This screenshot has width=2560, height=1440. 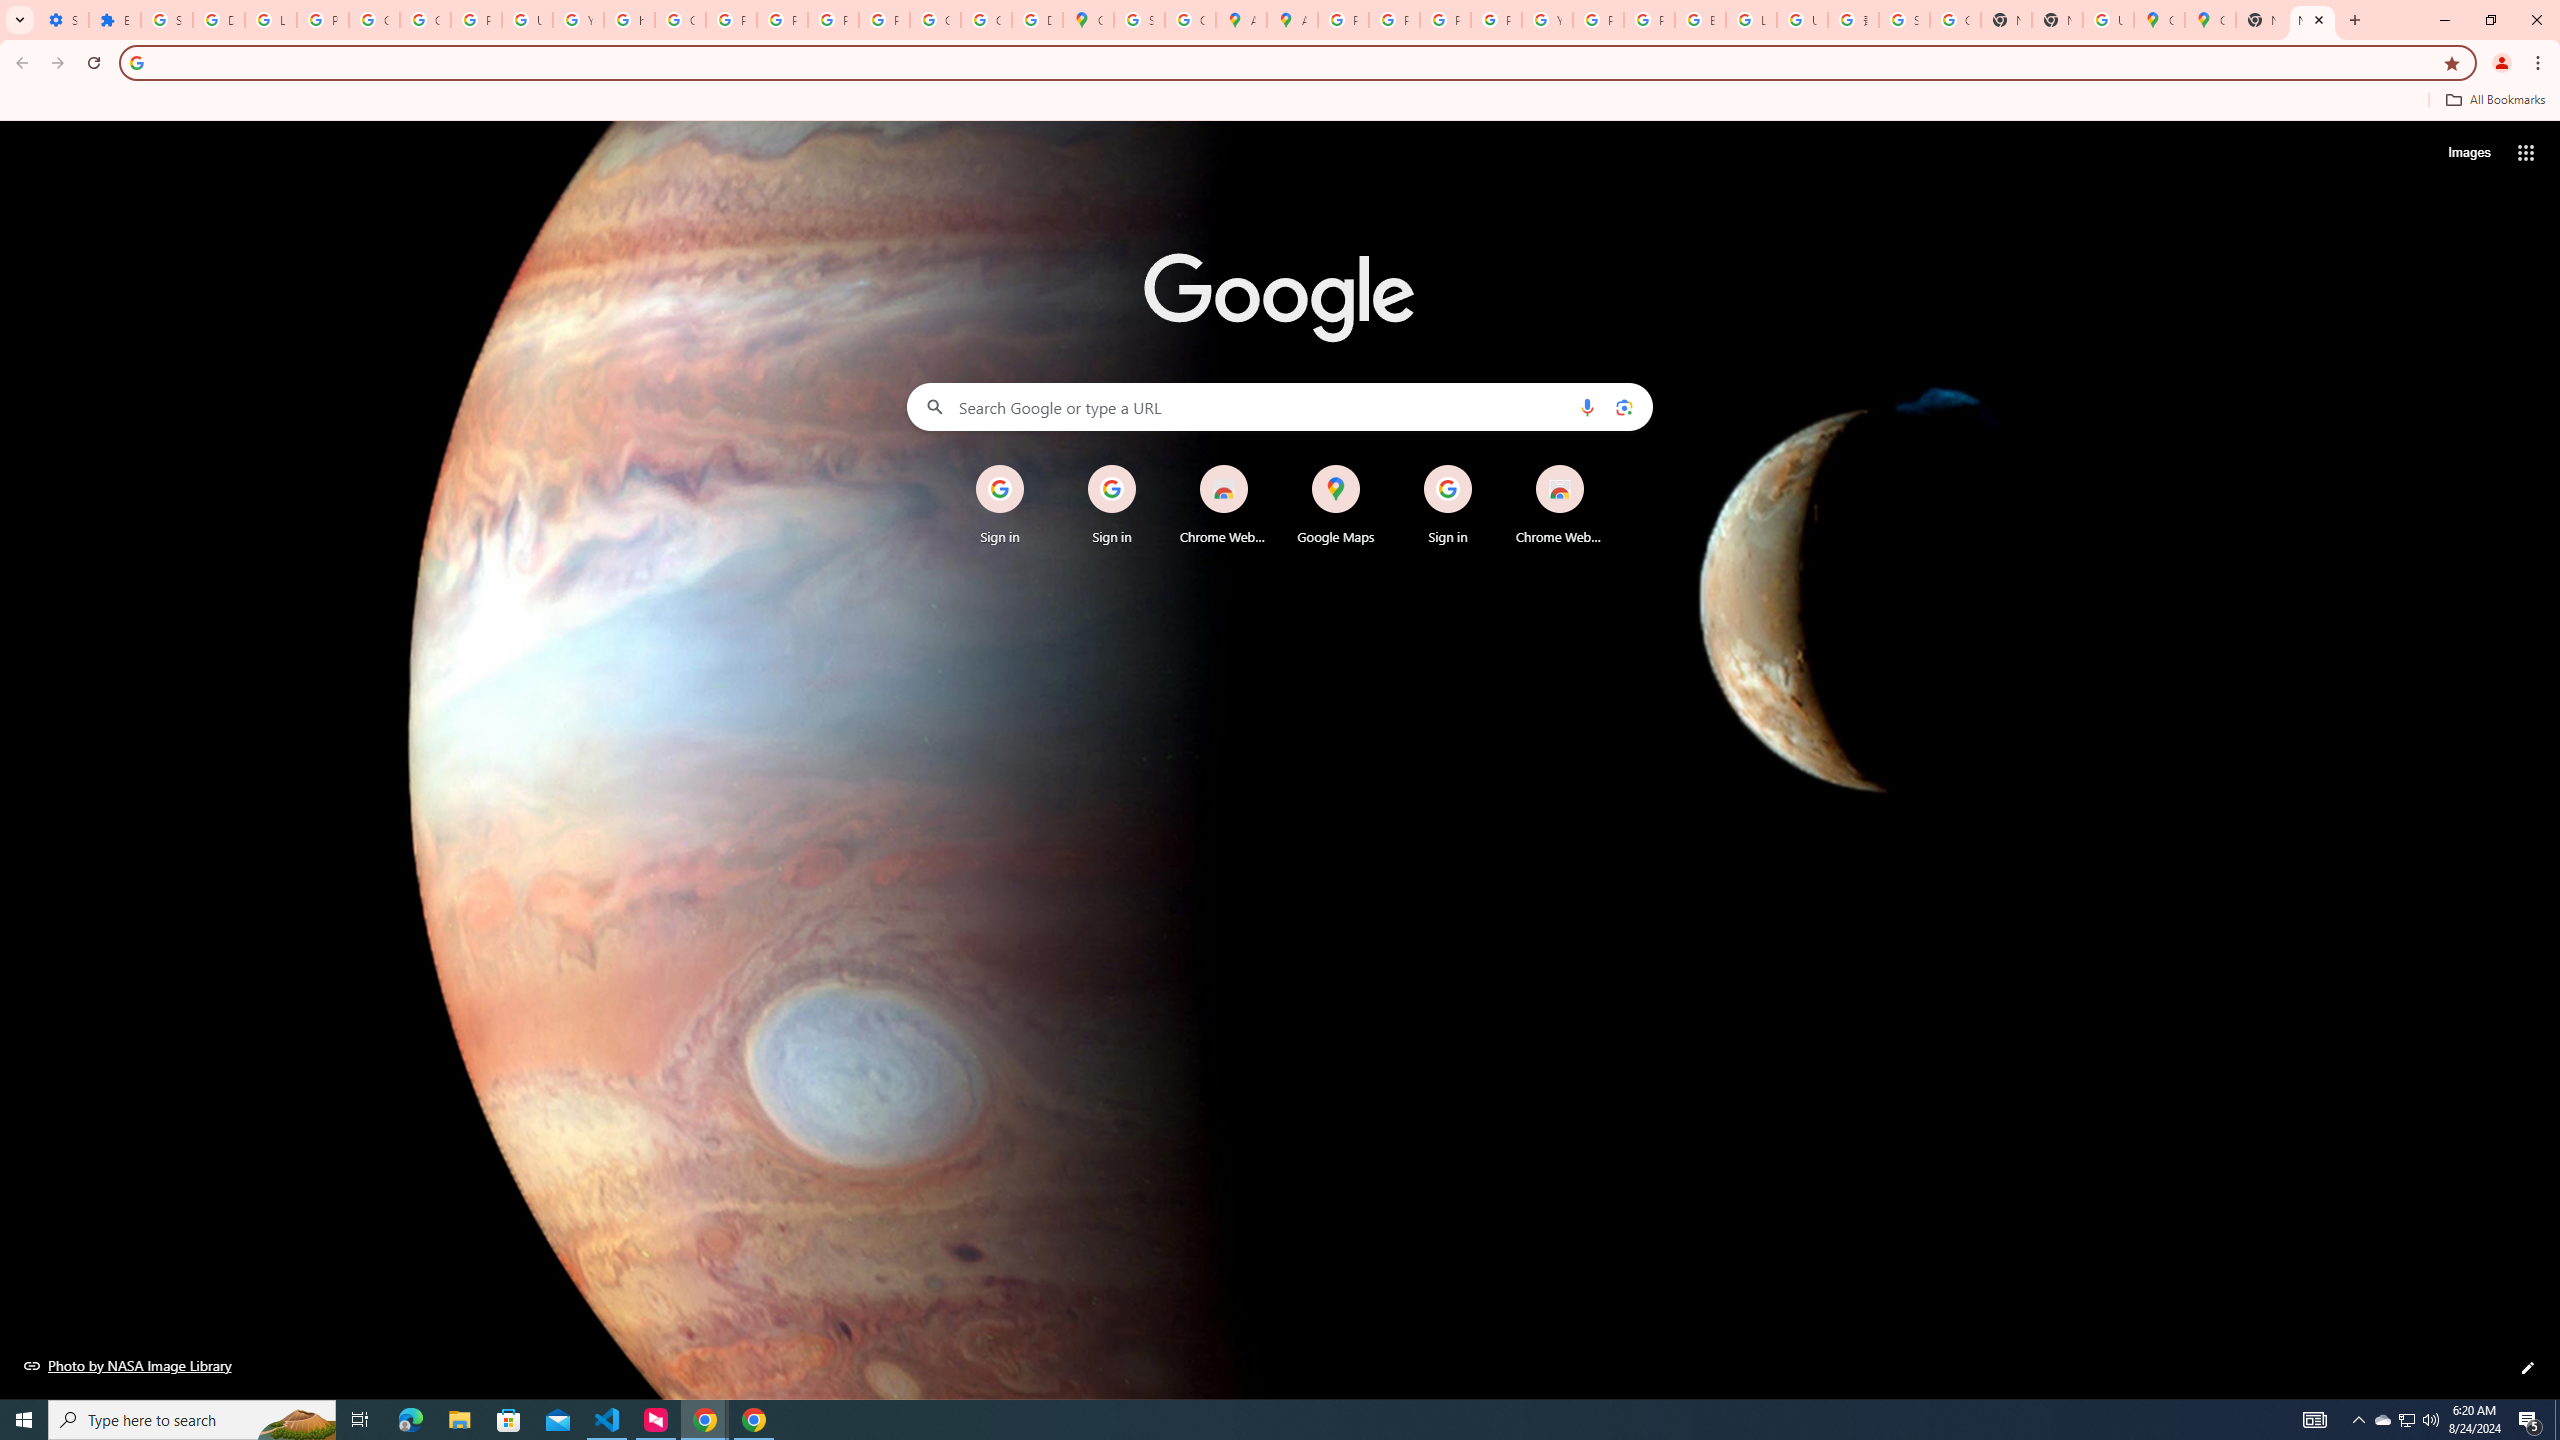 I want to click on 'Customize this page', so click(x=2527, y=1367).